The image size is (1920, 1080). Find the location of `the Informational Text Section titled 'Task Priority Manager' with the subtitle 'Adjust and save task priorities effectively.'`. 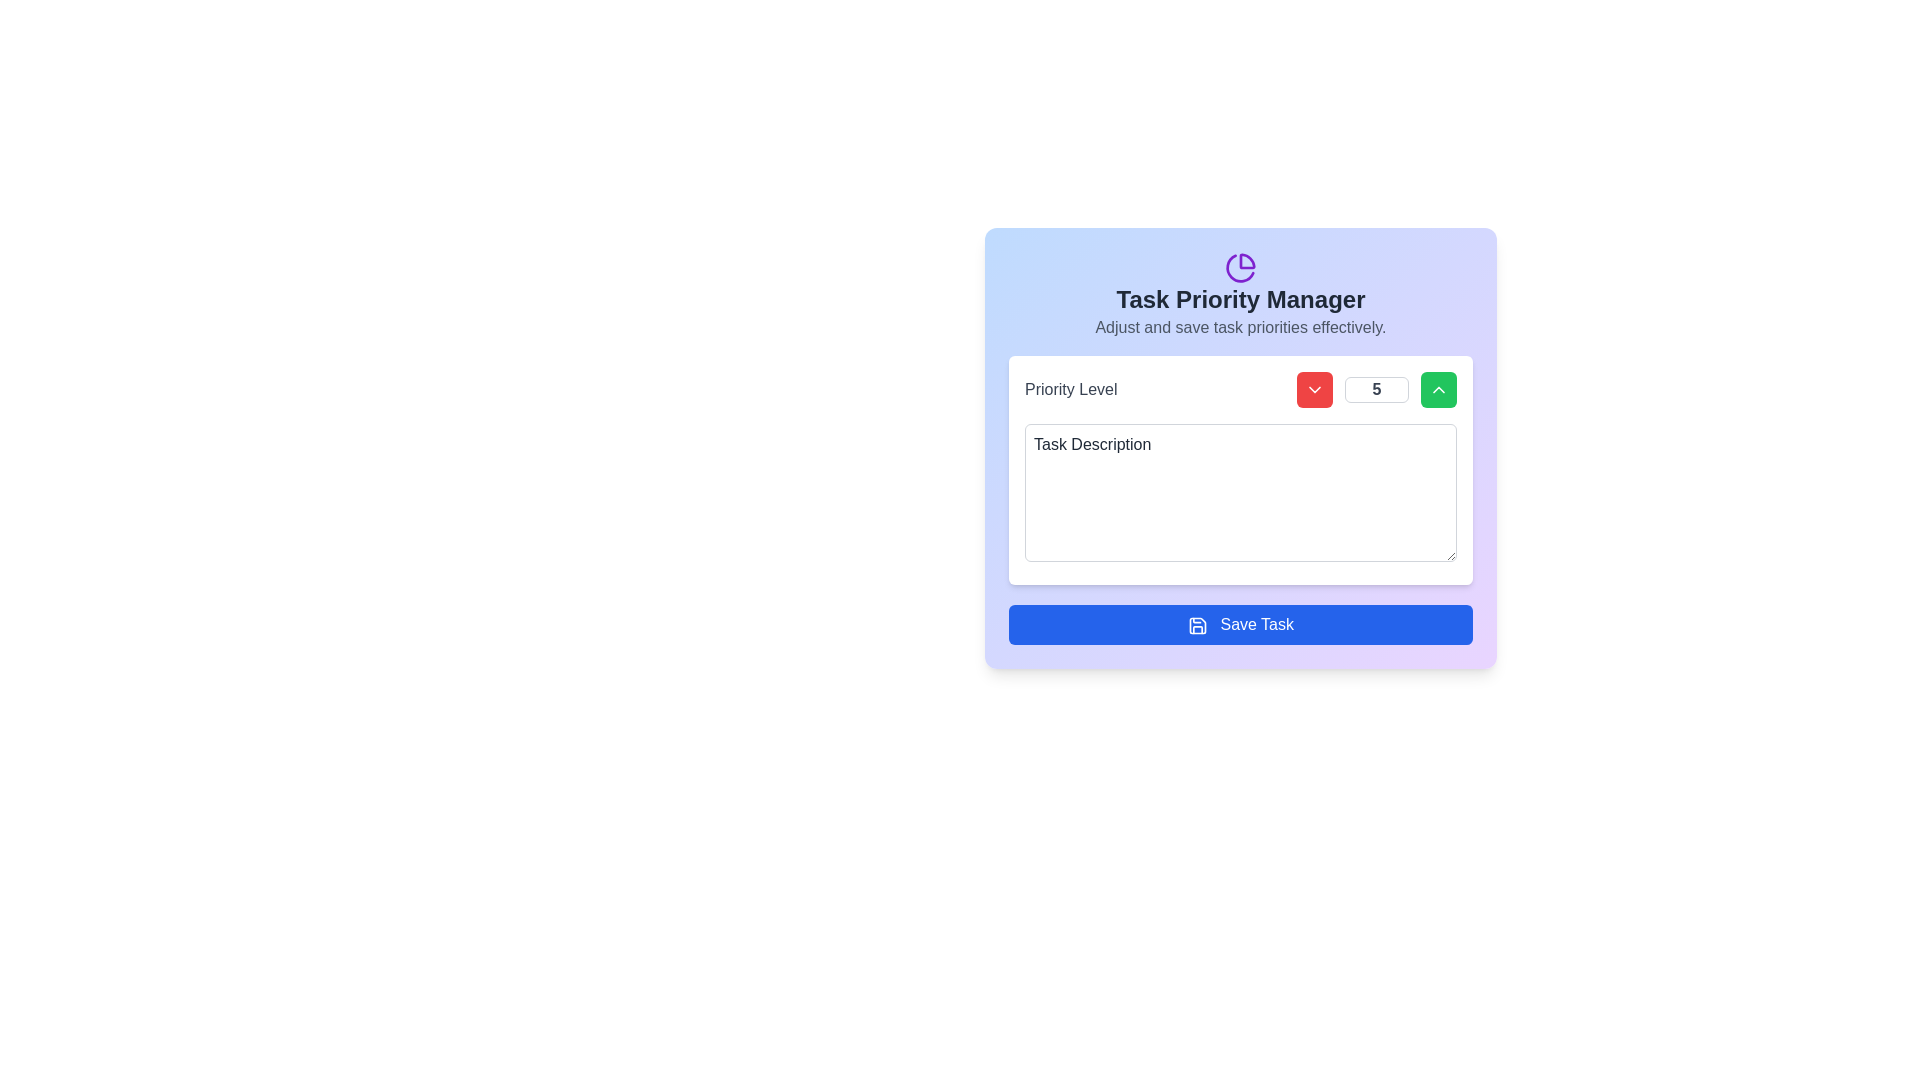

the Informational Text Section titled 'Task Priority Manager' with the subtitle 'Adjust and save task priorities effectively.' is located at coordinates (1240, 304).